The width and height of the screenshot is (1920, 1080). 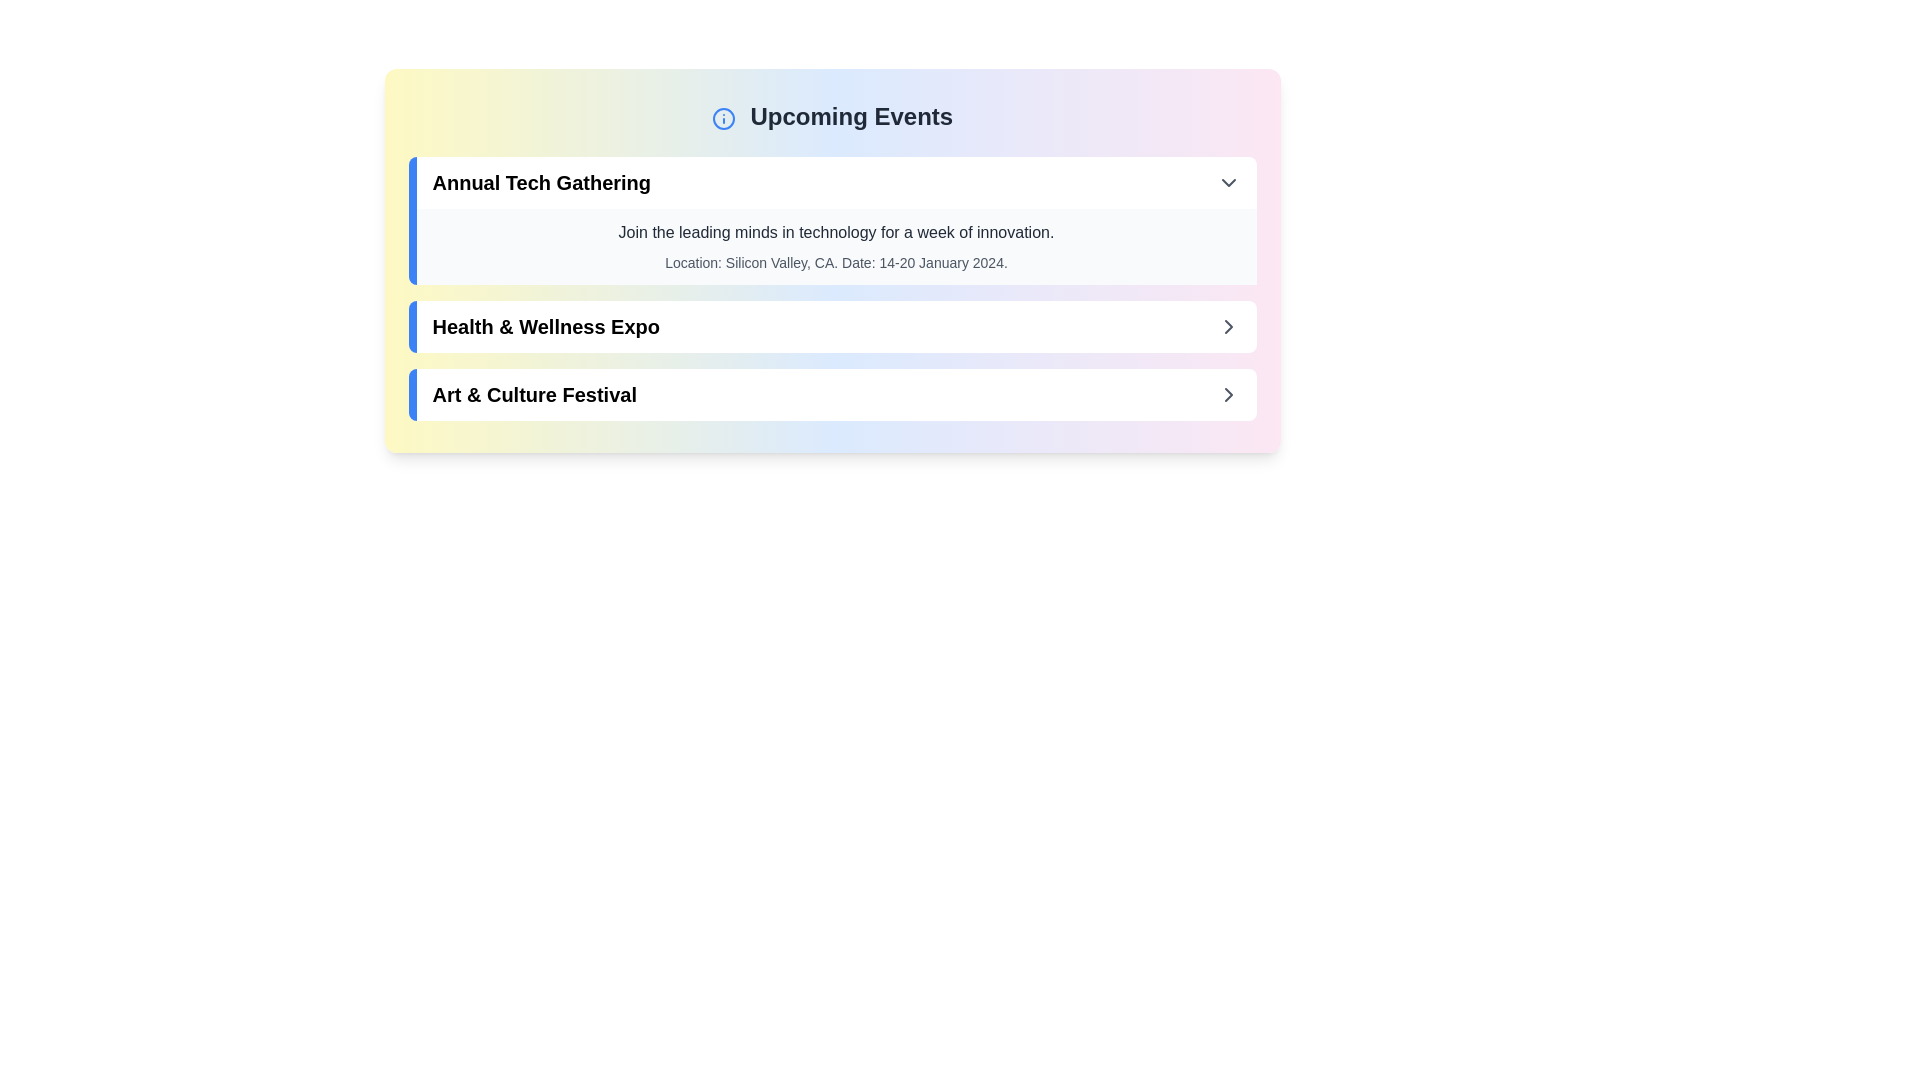 I want to click on the chevron IconButton located on the far right of the 'Art & Culture Festival' section, so click(x=1227, y=394).